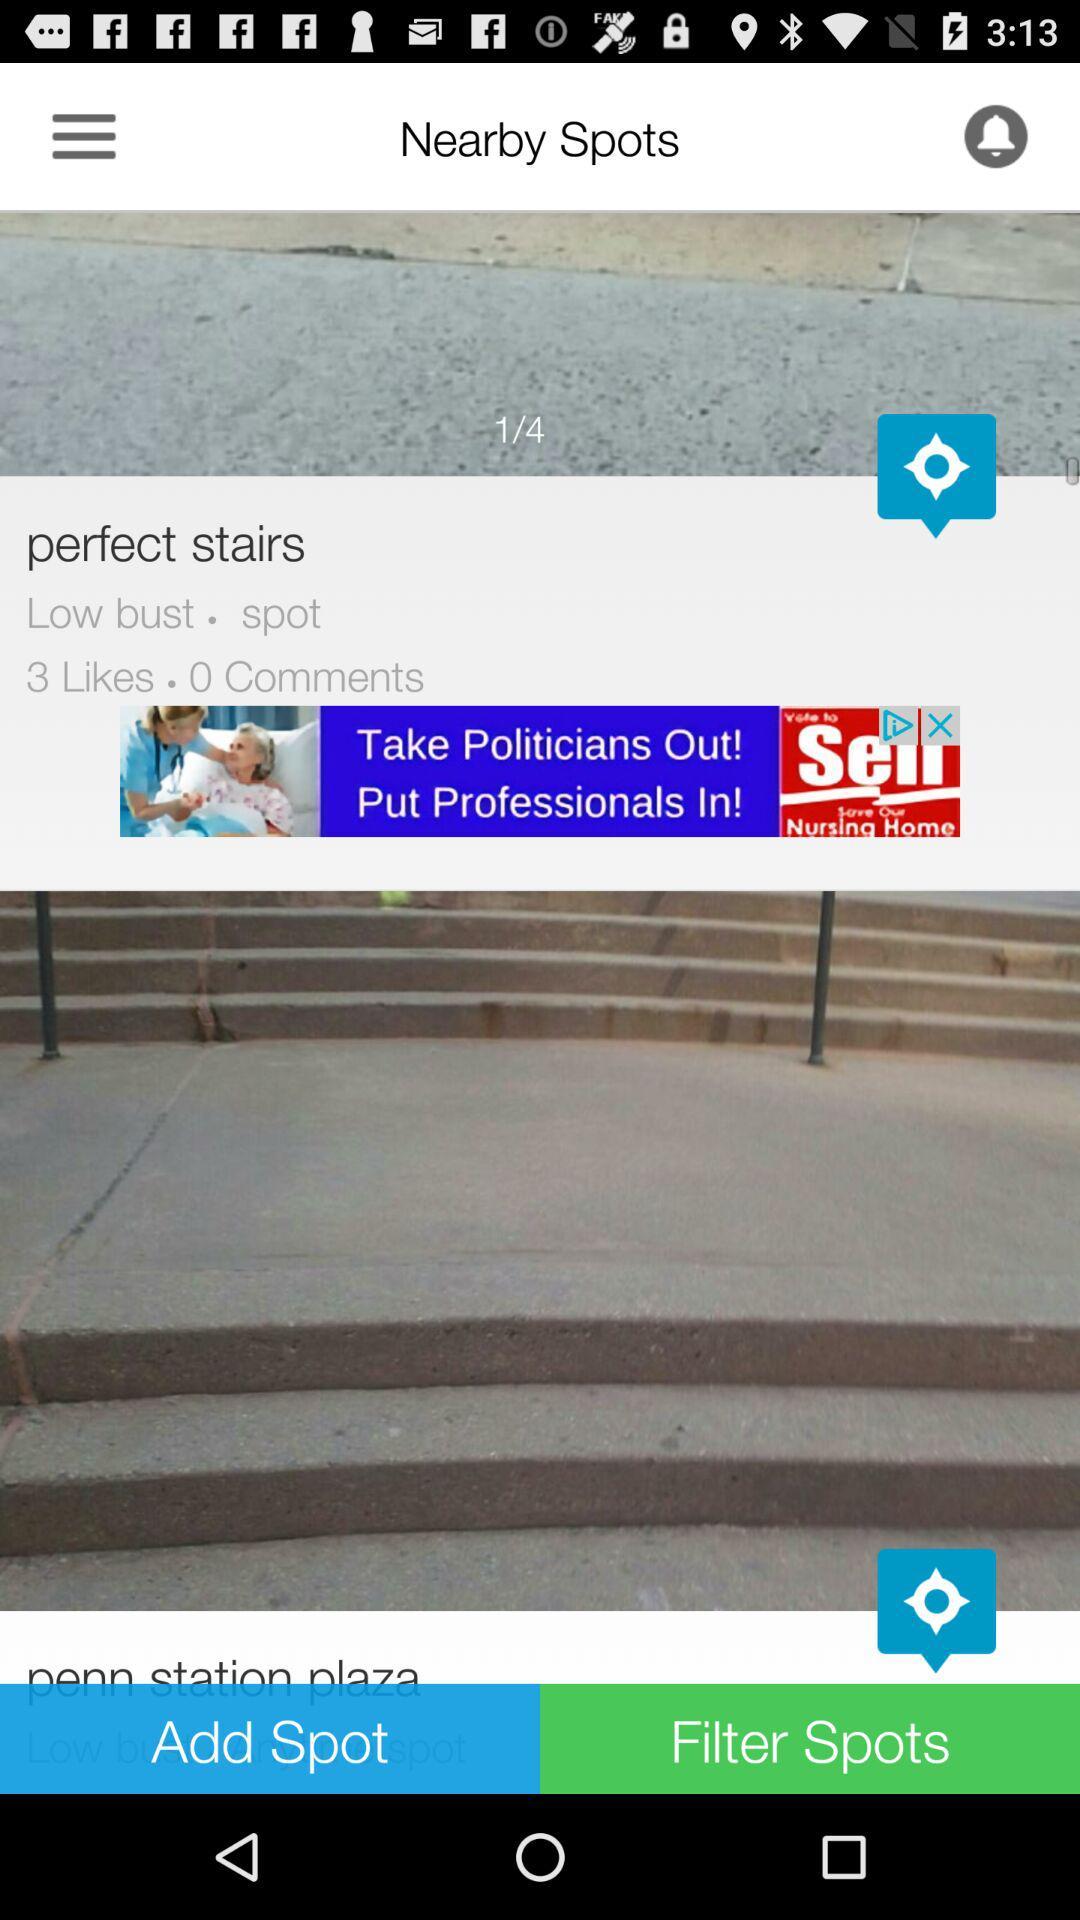  I want to click on the menu icon, so click(83, 145).